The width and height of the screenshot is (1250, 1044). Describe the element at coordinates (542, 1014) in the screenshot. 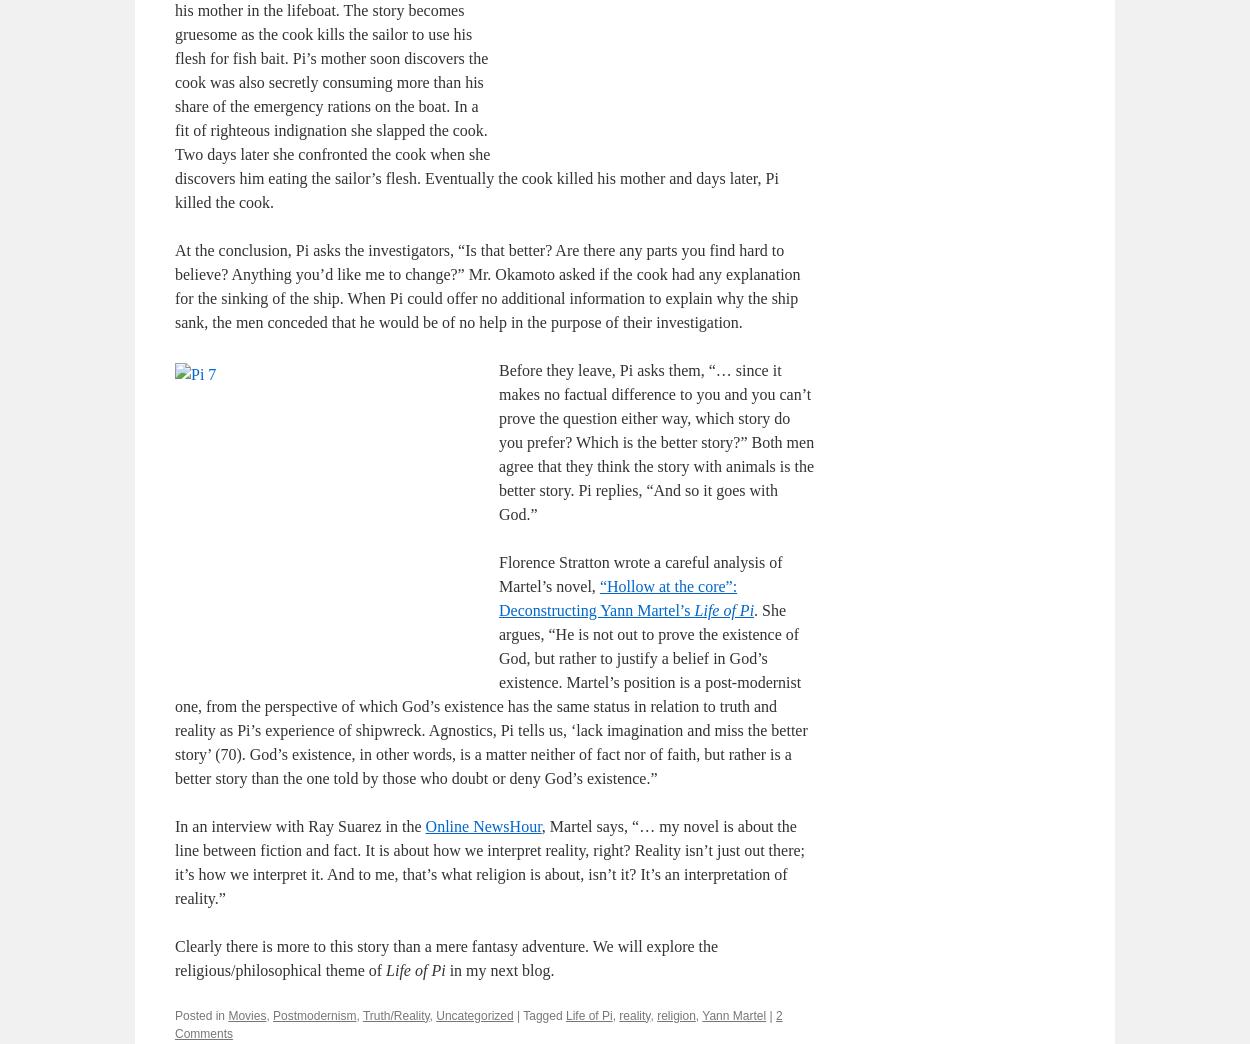

I see `'Tagged'` at that location.